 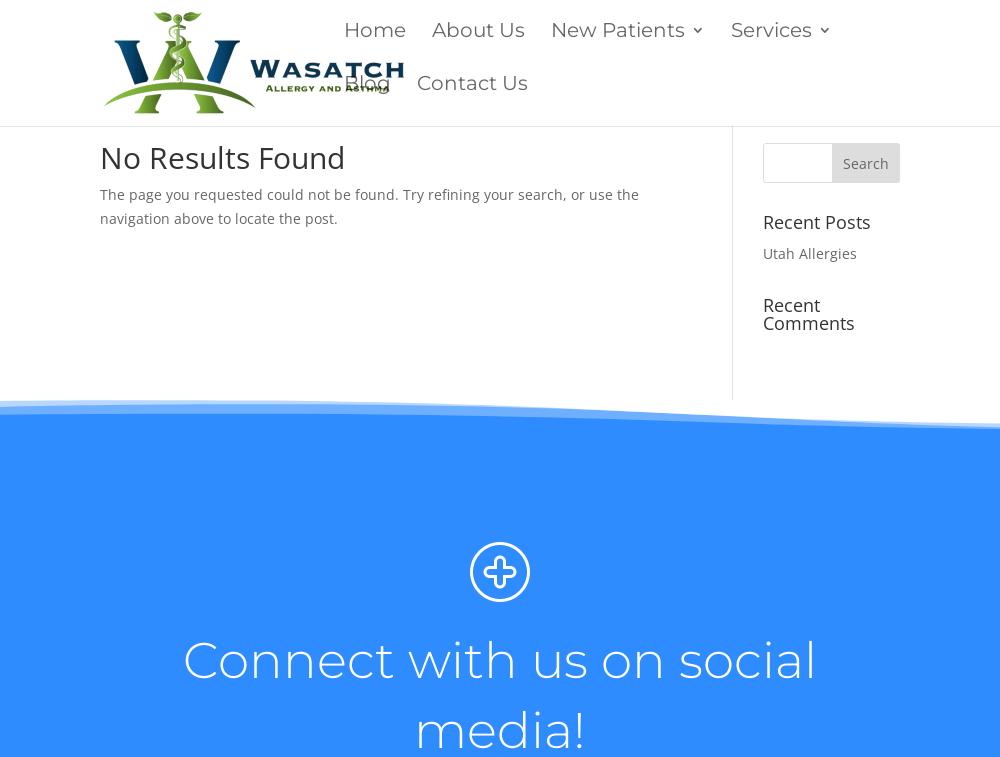 What do you see at coordinates (656, 332) in the screenshot?
I see `'What to expect on your first Visit?'` at bounding box center [656, 332].